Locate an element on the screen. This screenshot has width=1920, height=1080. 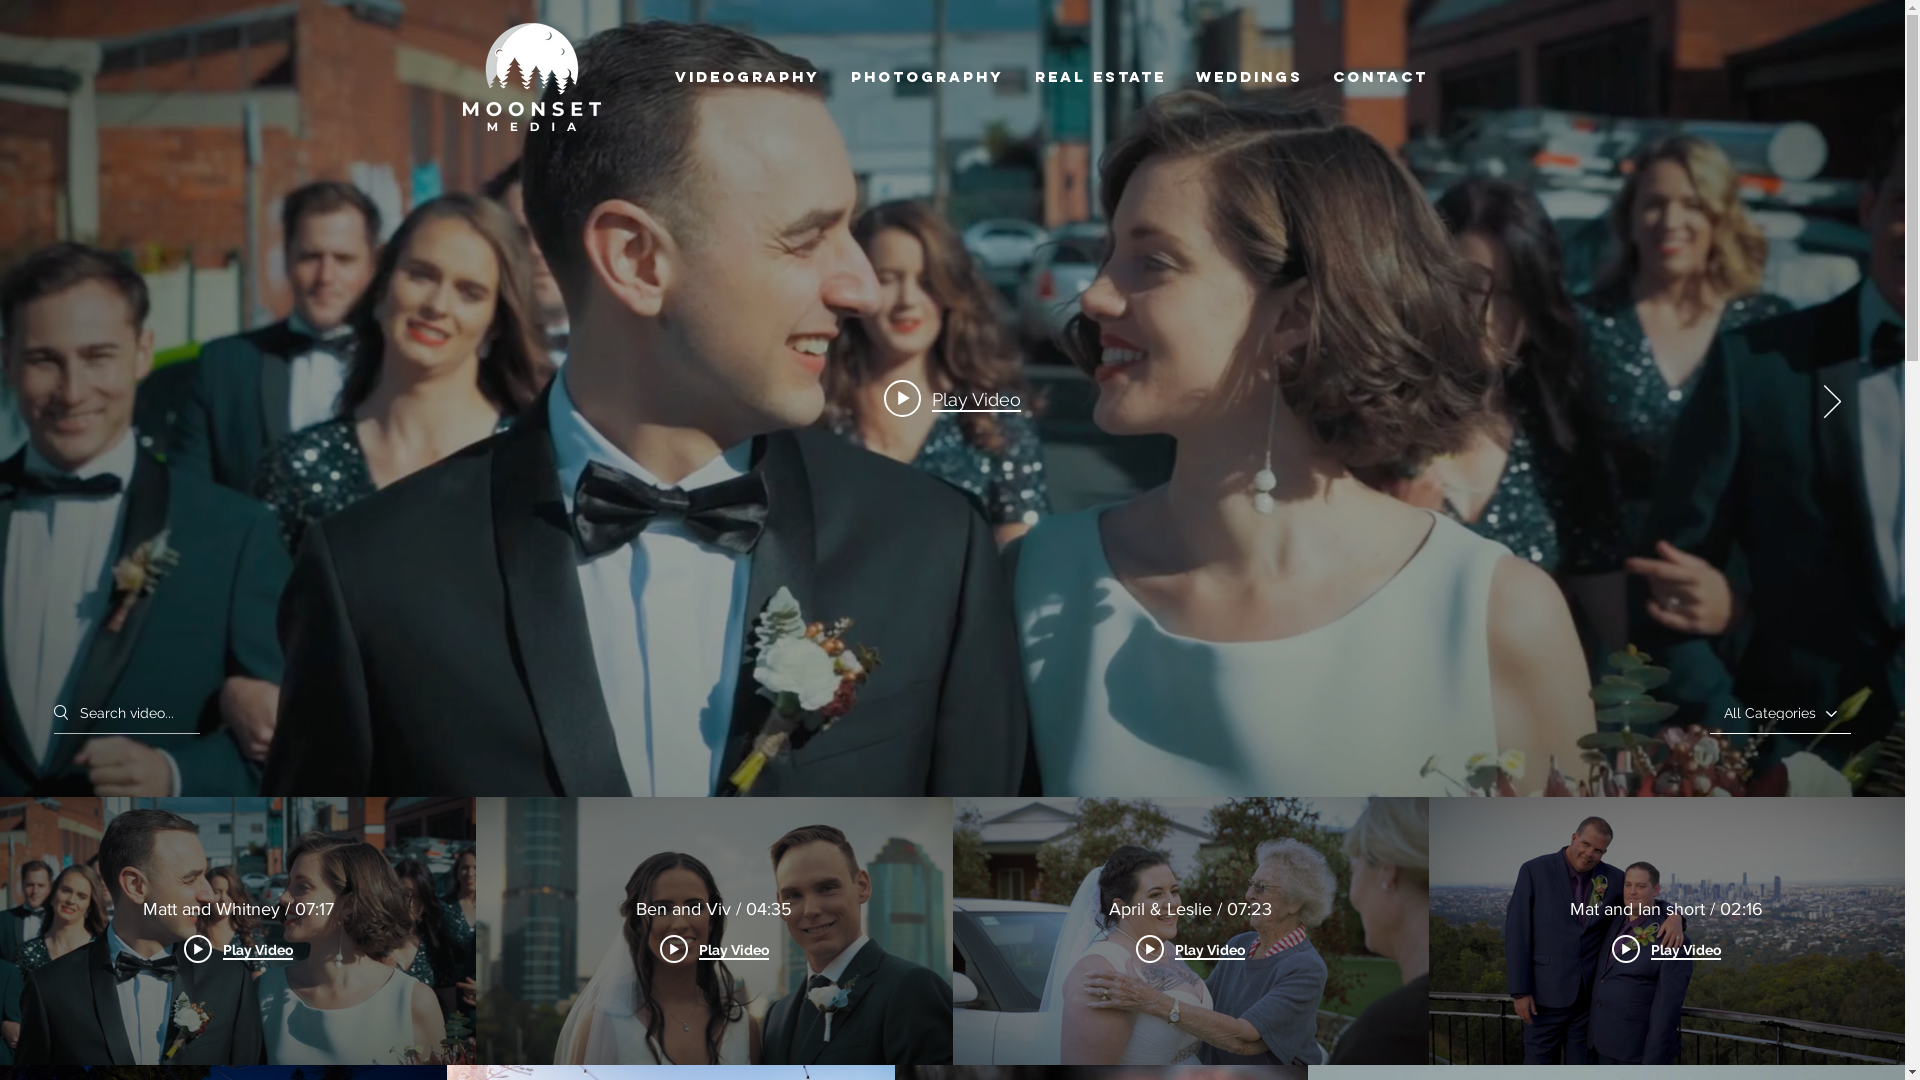
'WEDDINGS' is located at coordinates (1247, 76).